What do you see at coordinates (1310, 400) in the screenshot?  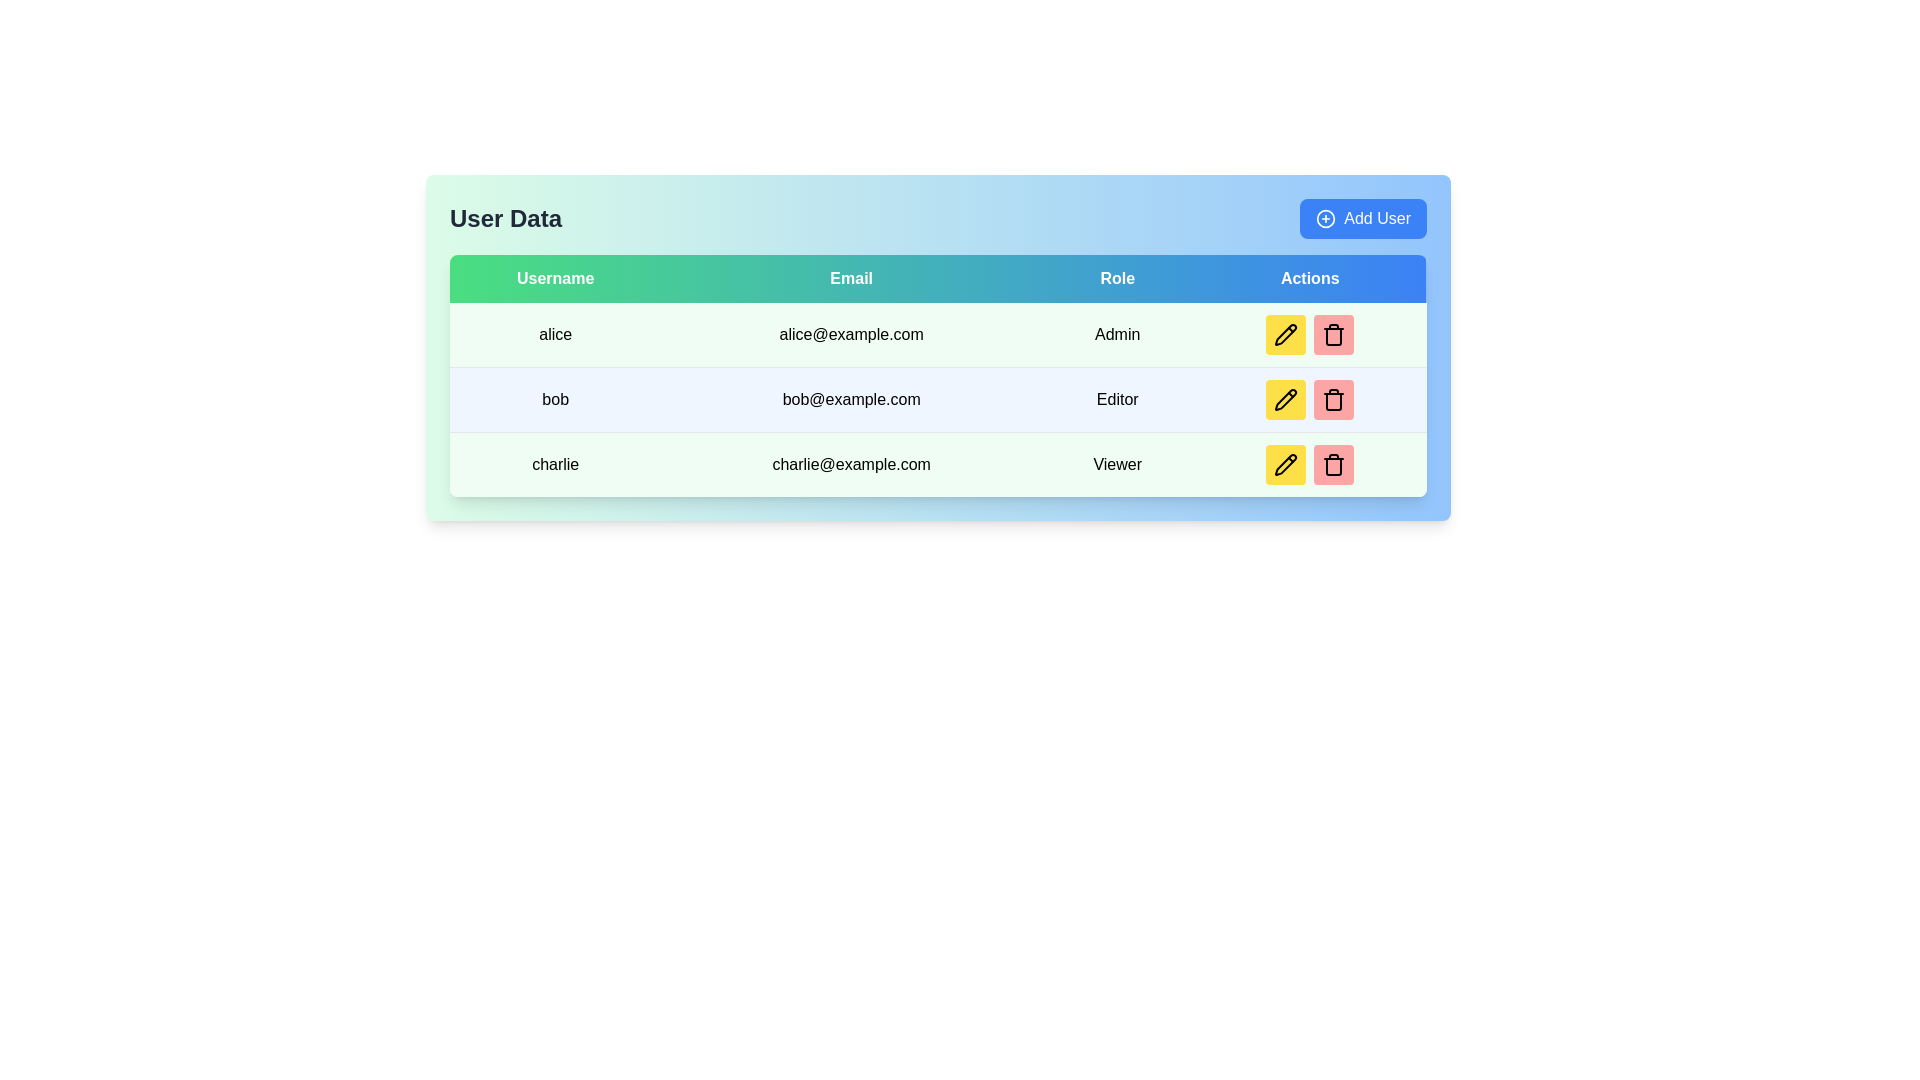 I see `the yellow button with a pencil icon` at bounding box center [1310, 400].